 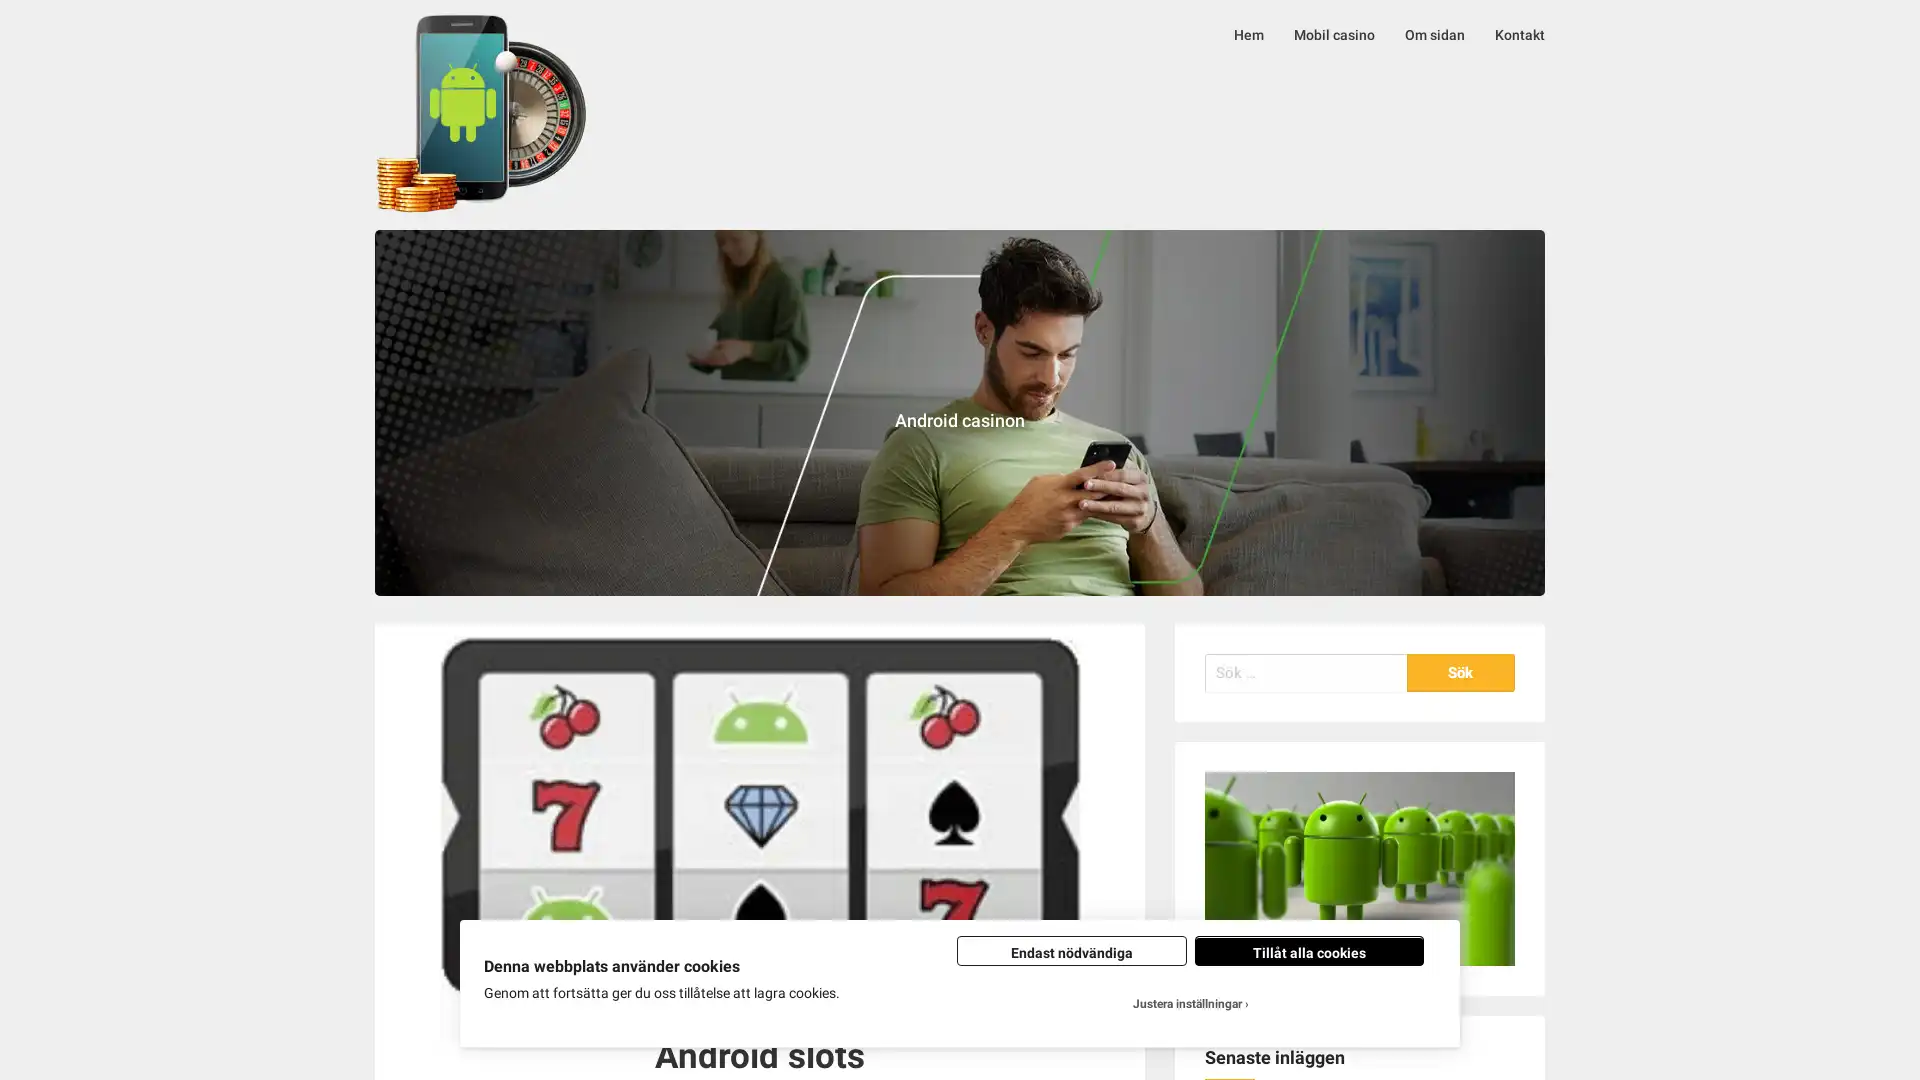 I want to click on Tillat alla cookies, so click(x=1309, y=949).